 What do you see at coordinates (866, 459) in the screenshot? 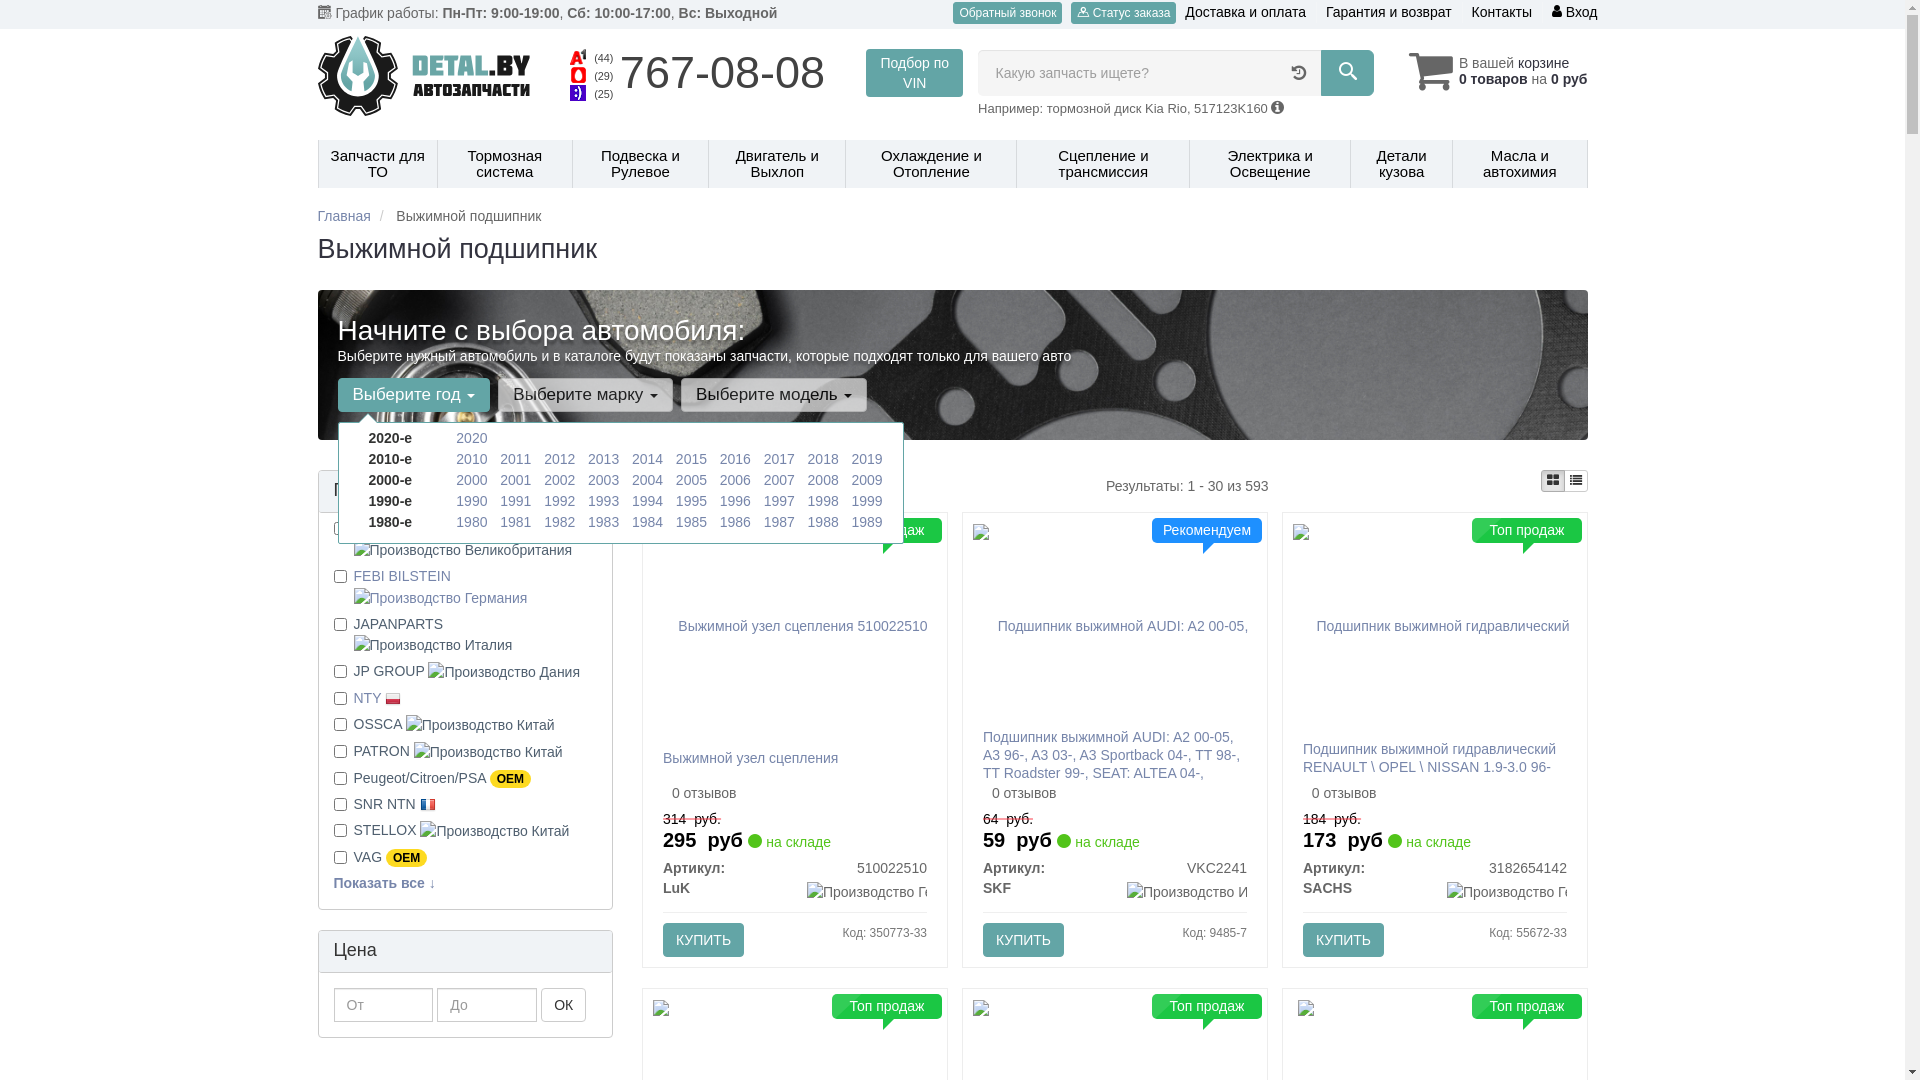
I see `'2019'` at bounding box center [866, 459].